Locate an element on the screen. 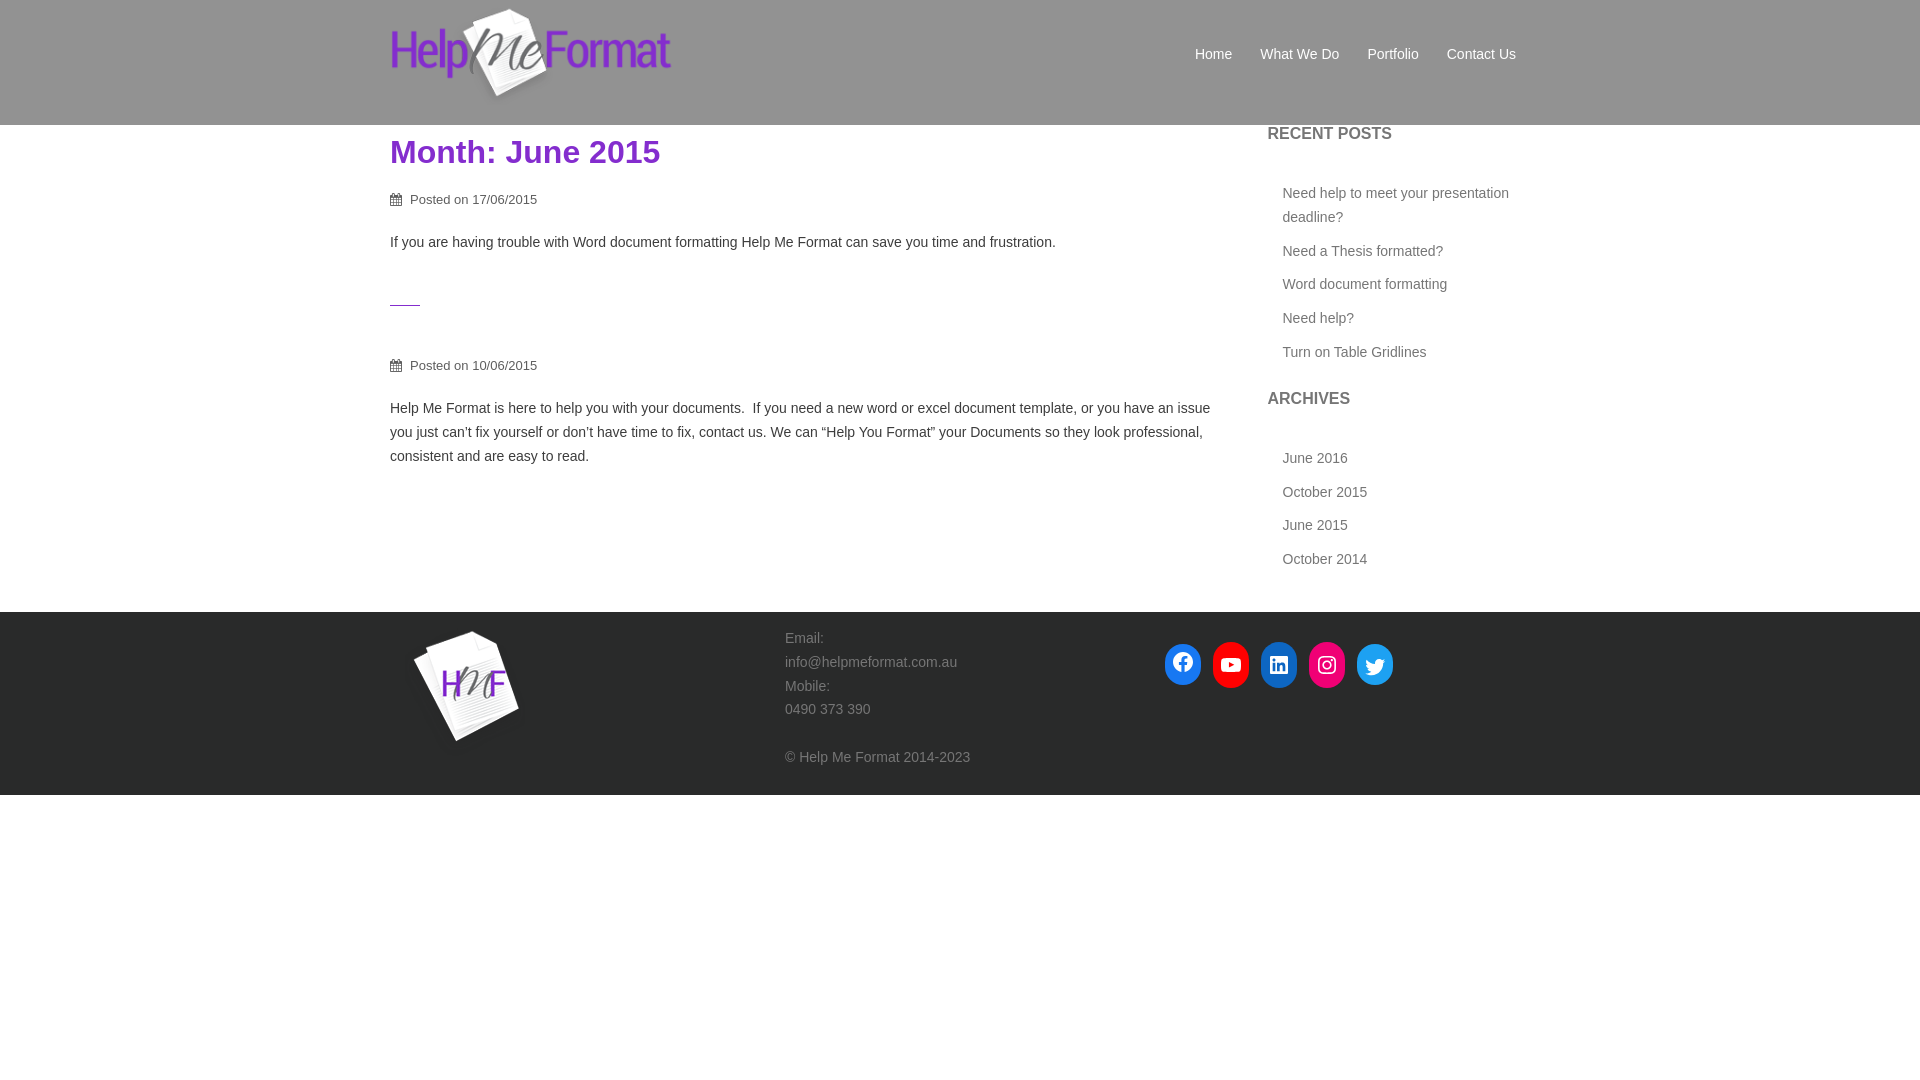 The height and width of the screenshot is (1080, 1920). '17/06/2015' is located at coordinates (504, 199).